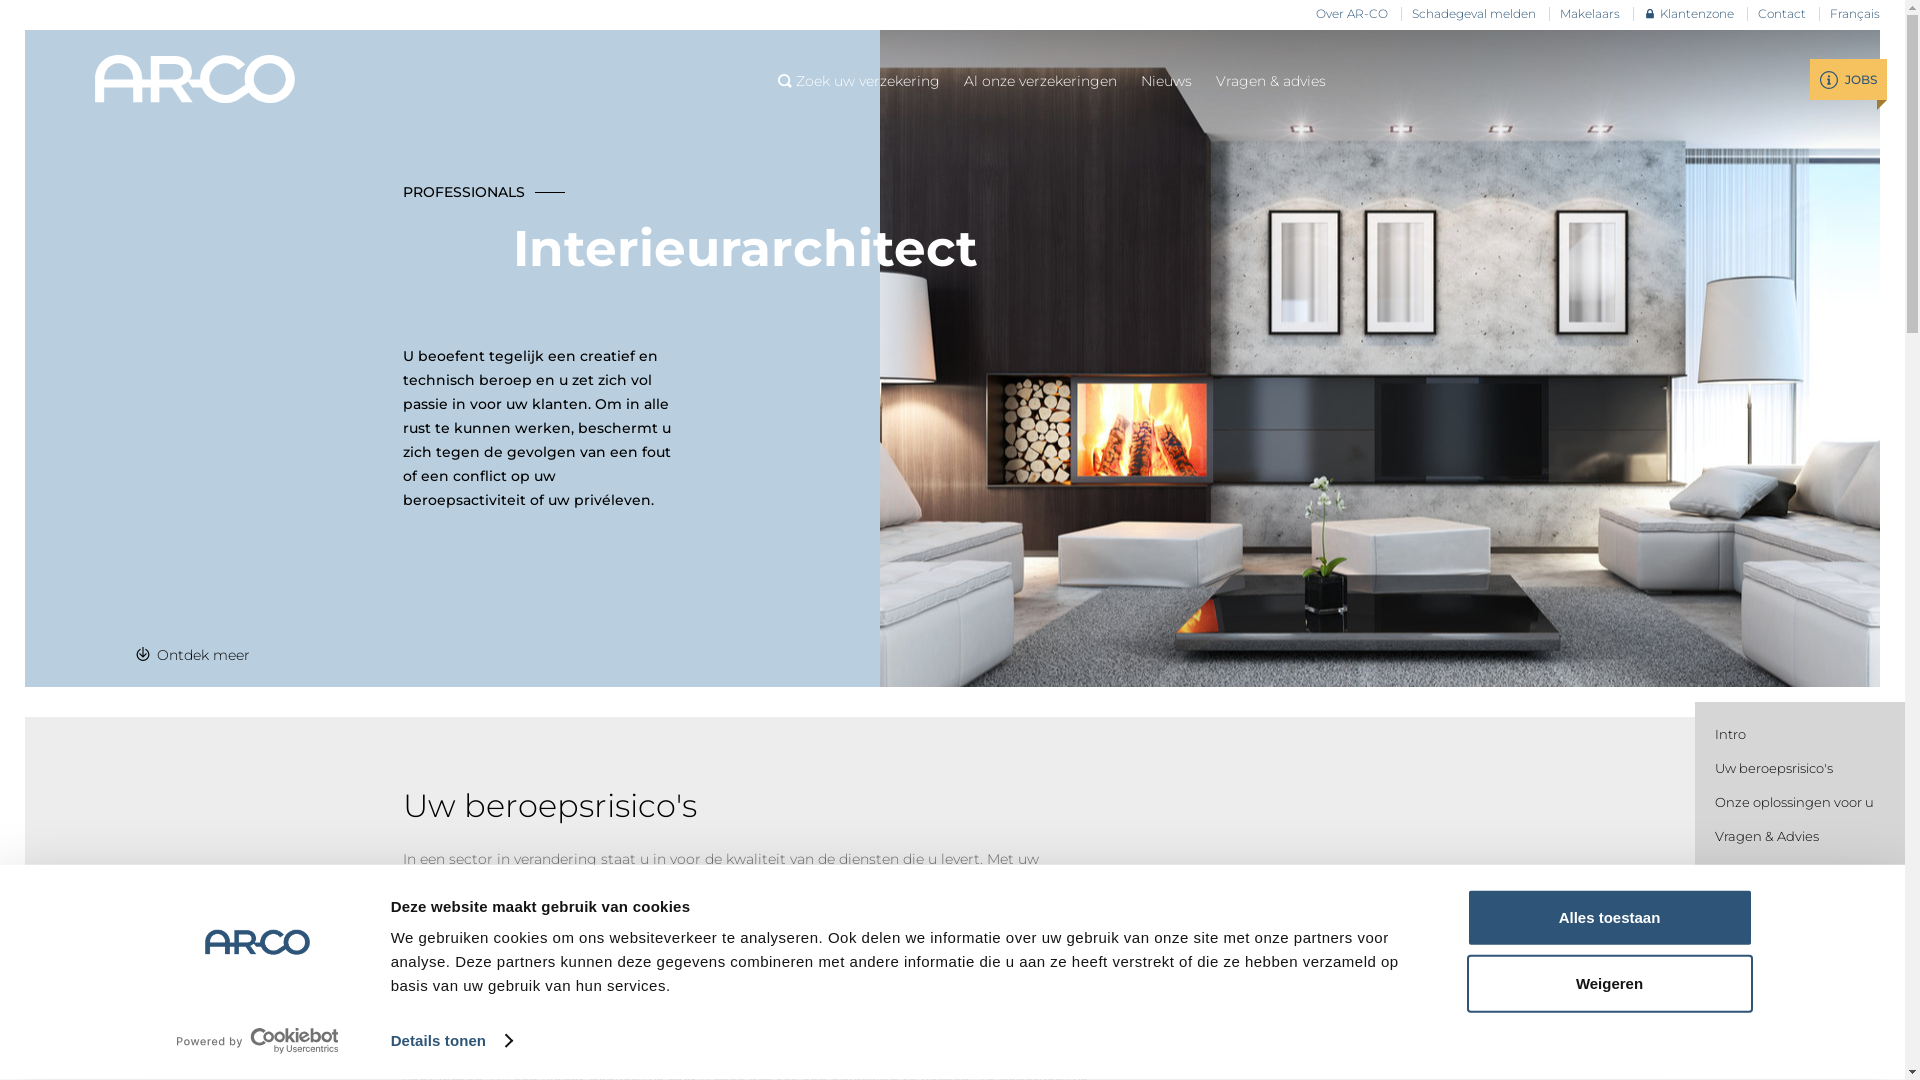 The image size is (1920, 1080). What do you see at coordinates (1766, 836) in the screenshot?
I see `'Vragen & Advies'` at bounding box center [1766, 836].